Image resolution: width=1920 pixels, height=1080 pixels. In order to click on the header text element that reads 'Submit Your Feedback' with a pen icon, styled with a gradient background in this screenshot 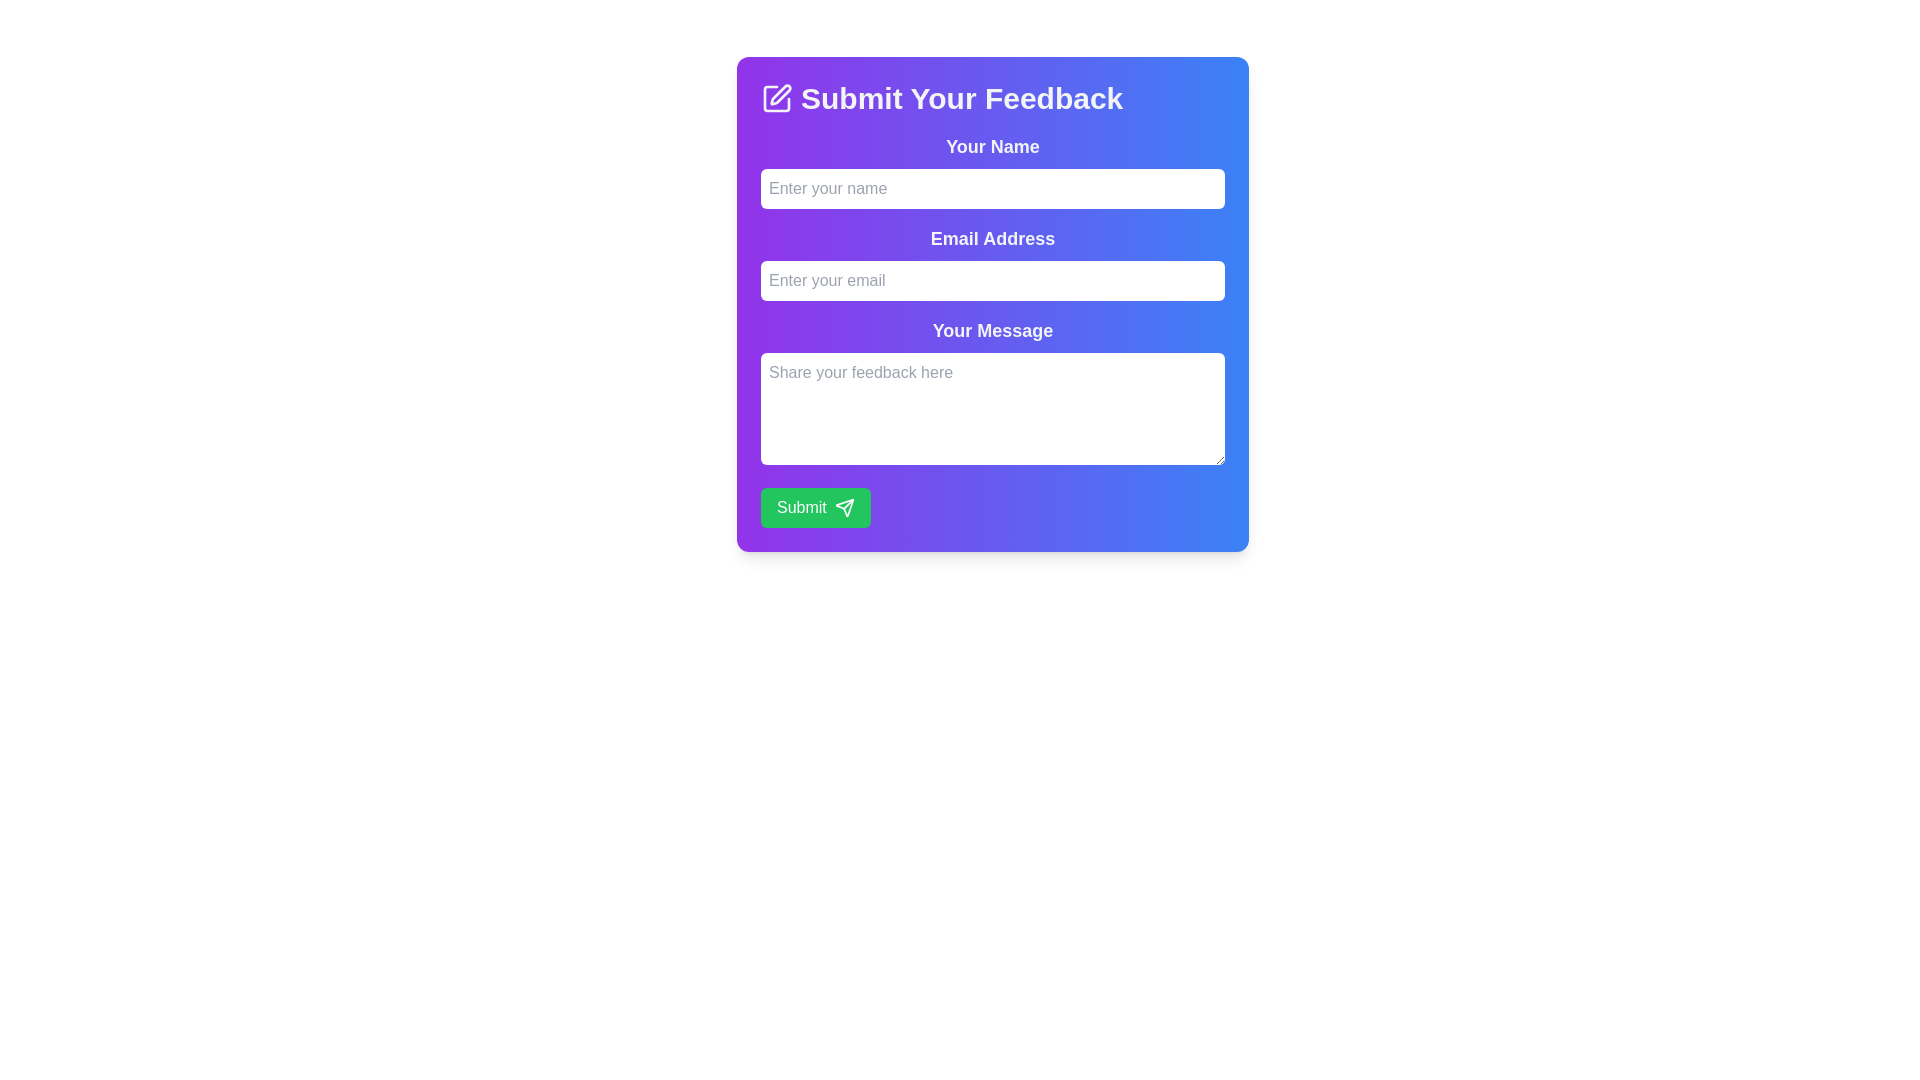, I will do `click(993, 99)`.